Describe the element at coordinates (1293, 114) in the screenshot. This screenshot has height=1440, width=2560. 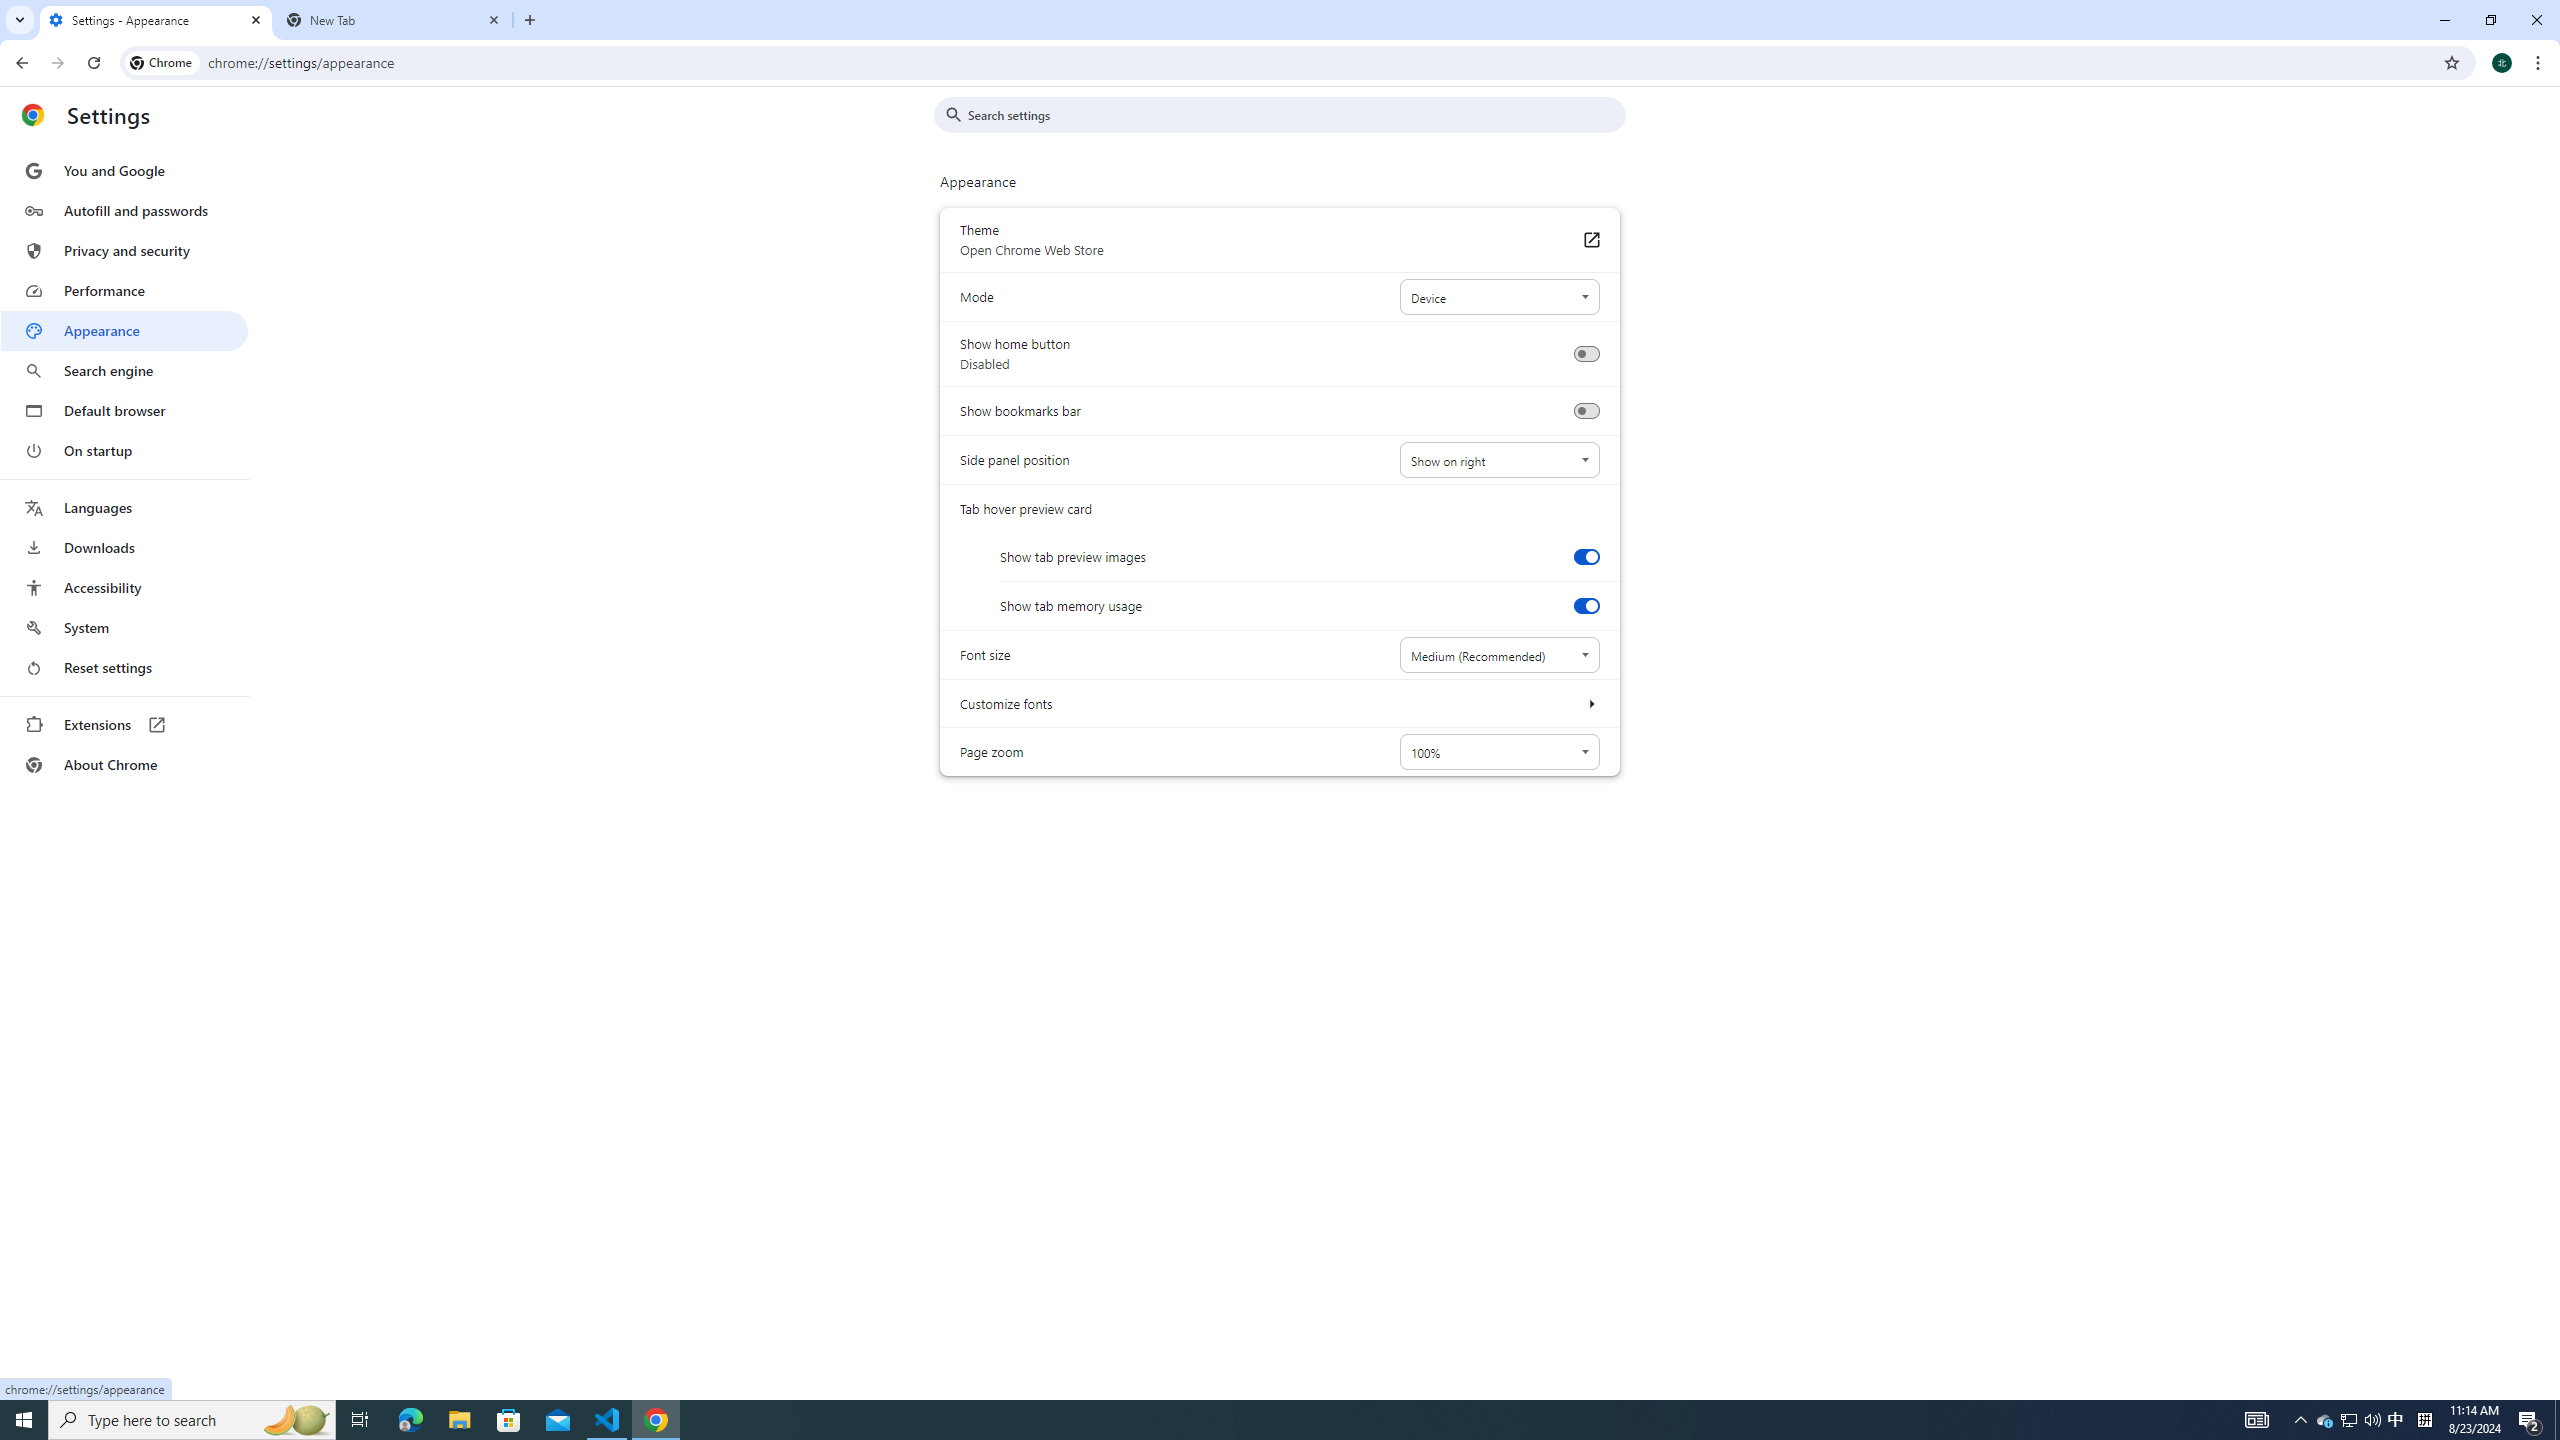
I see `'Search settings'` at that location.